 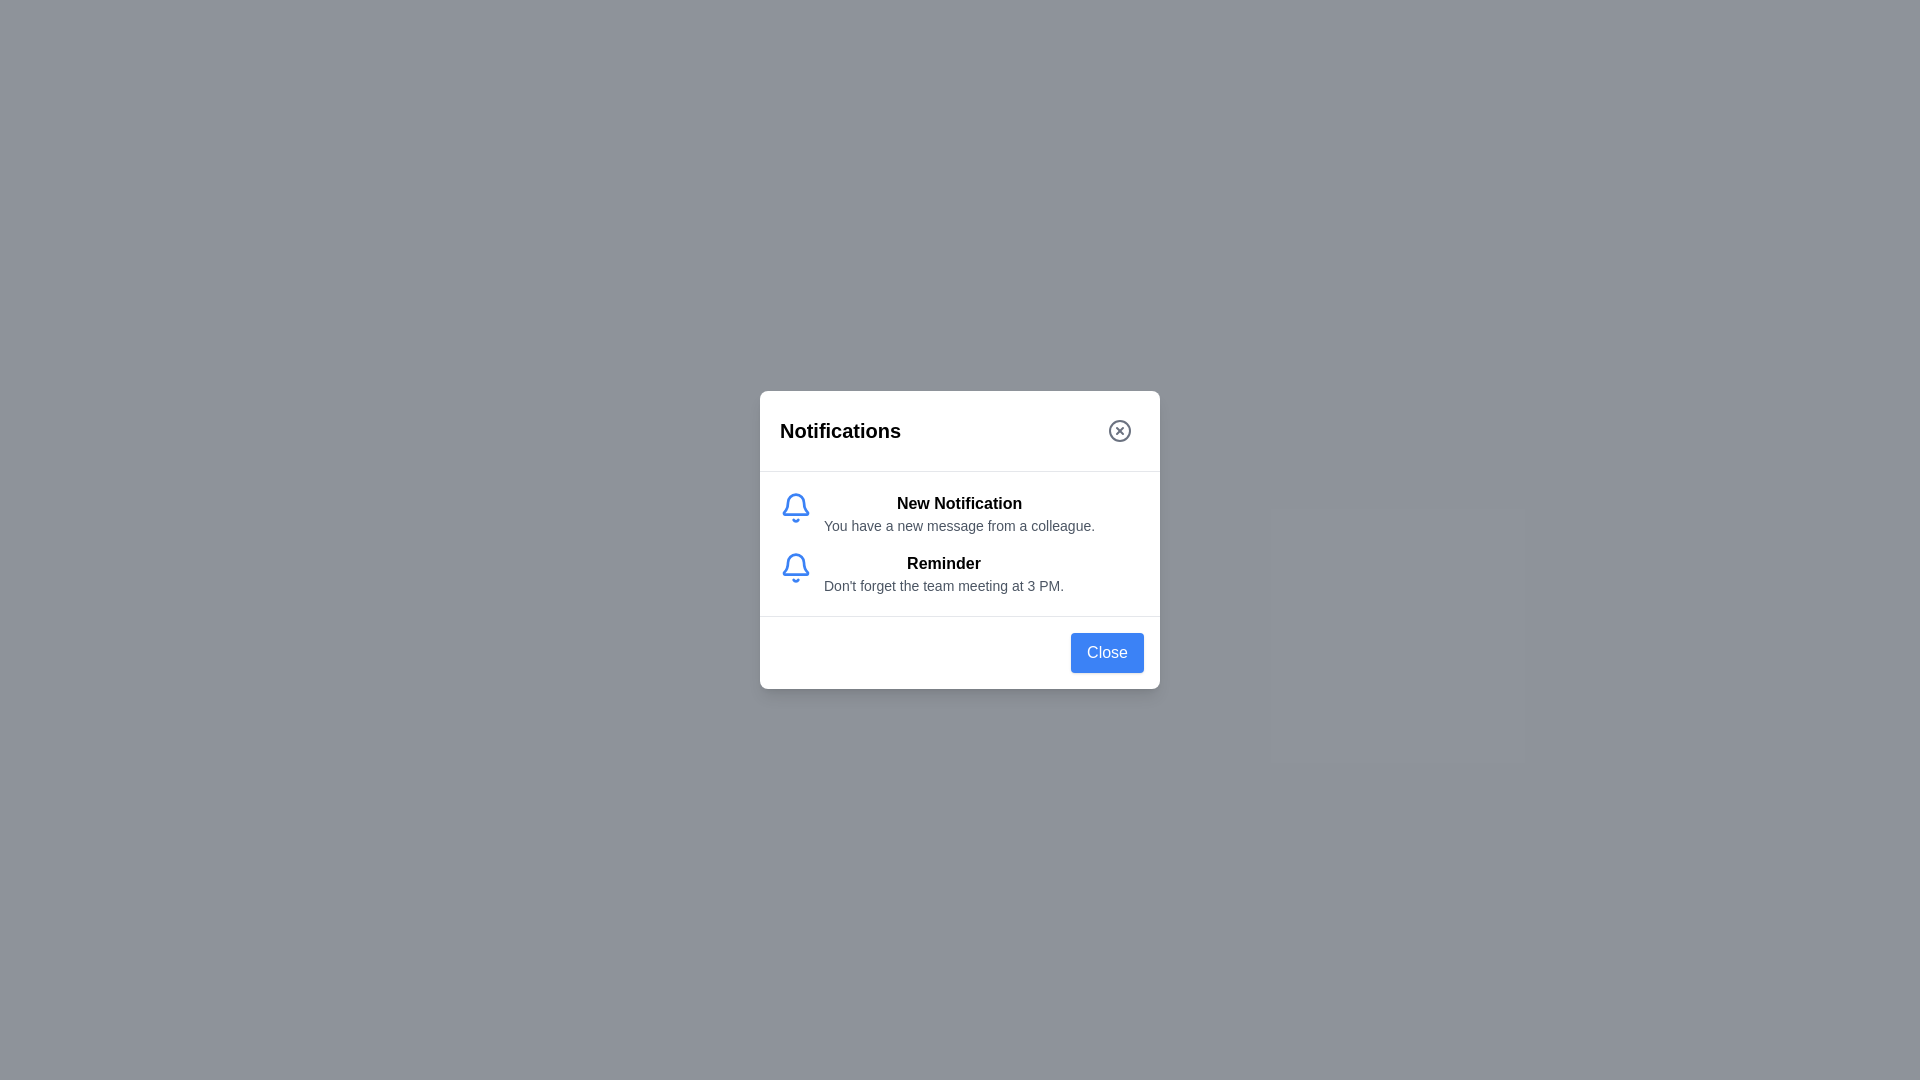 I want to click on the informational text that reads 'You have a new message from a colleague.', which is positioned beneath the heading 'New Notification' in the notification card, so click(x=958, y=524).